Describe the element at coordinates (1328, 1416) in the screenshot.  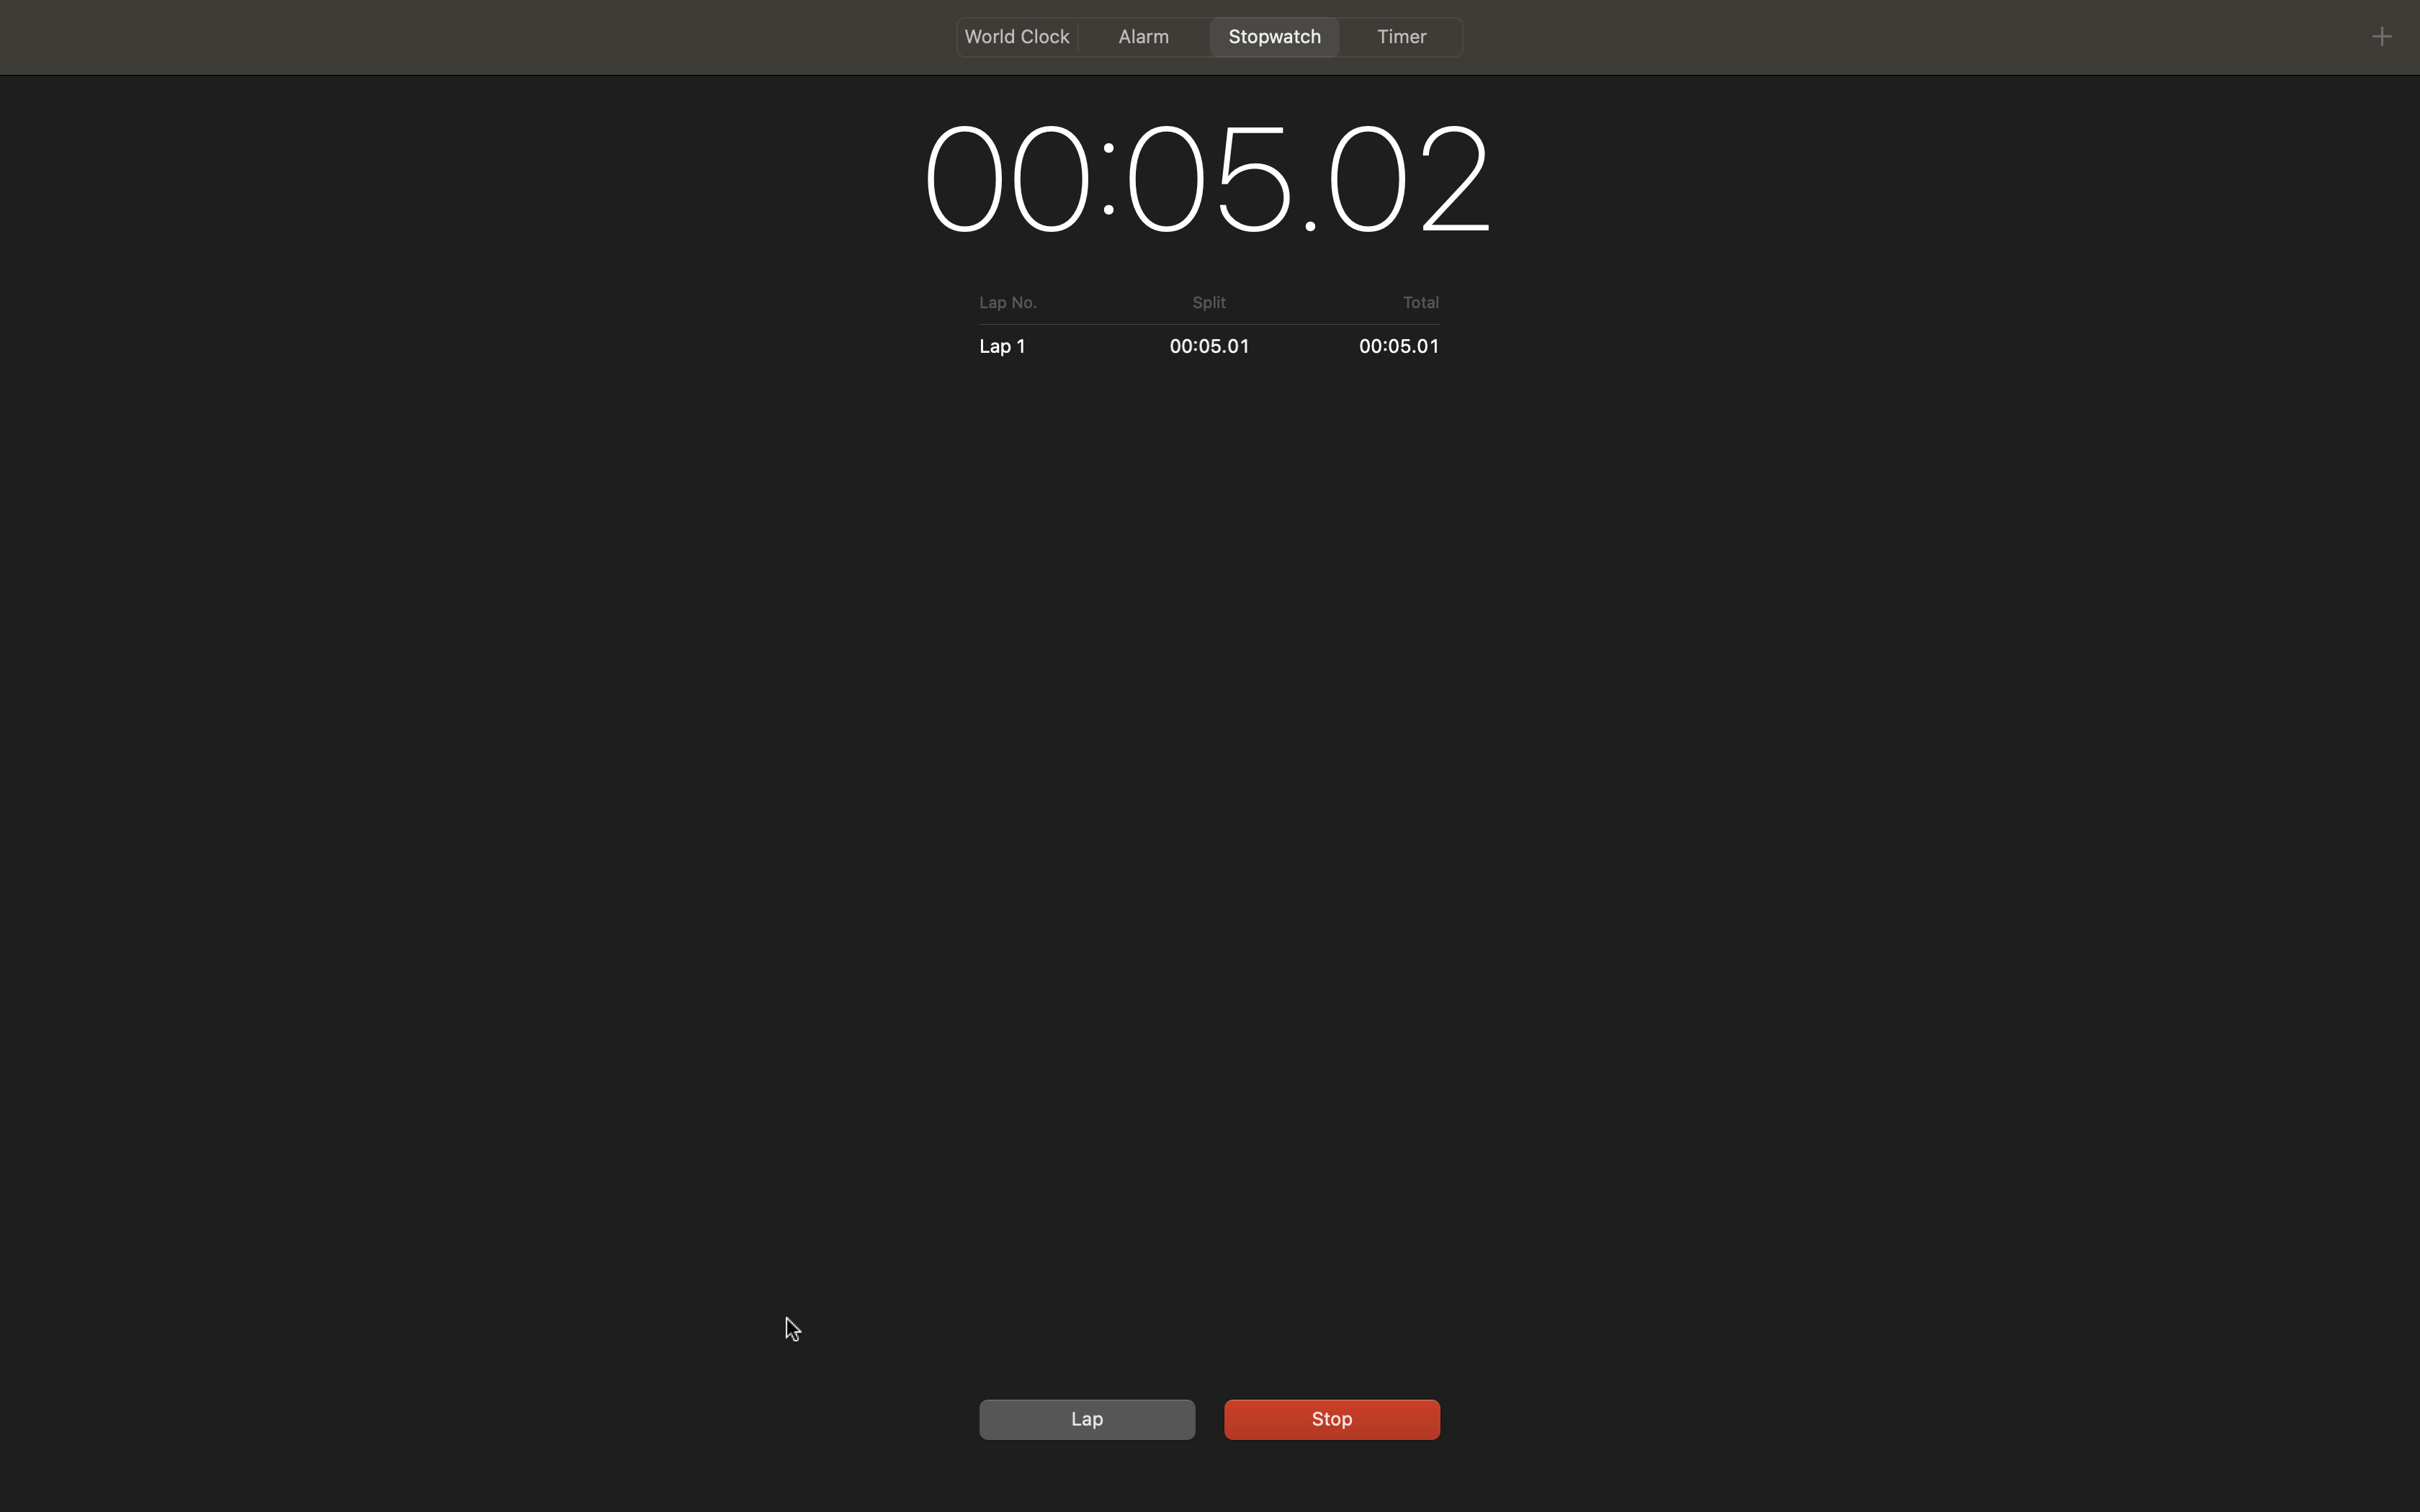
I see `Resume the timing function and then log a lap duration` at that location.